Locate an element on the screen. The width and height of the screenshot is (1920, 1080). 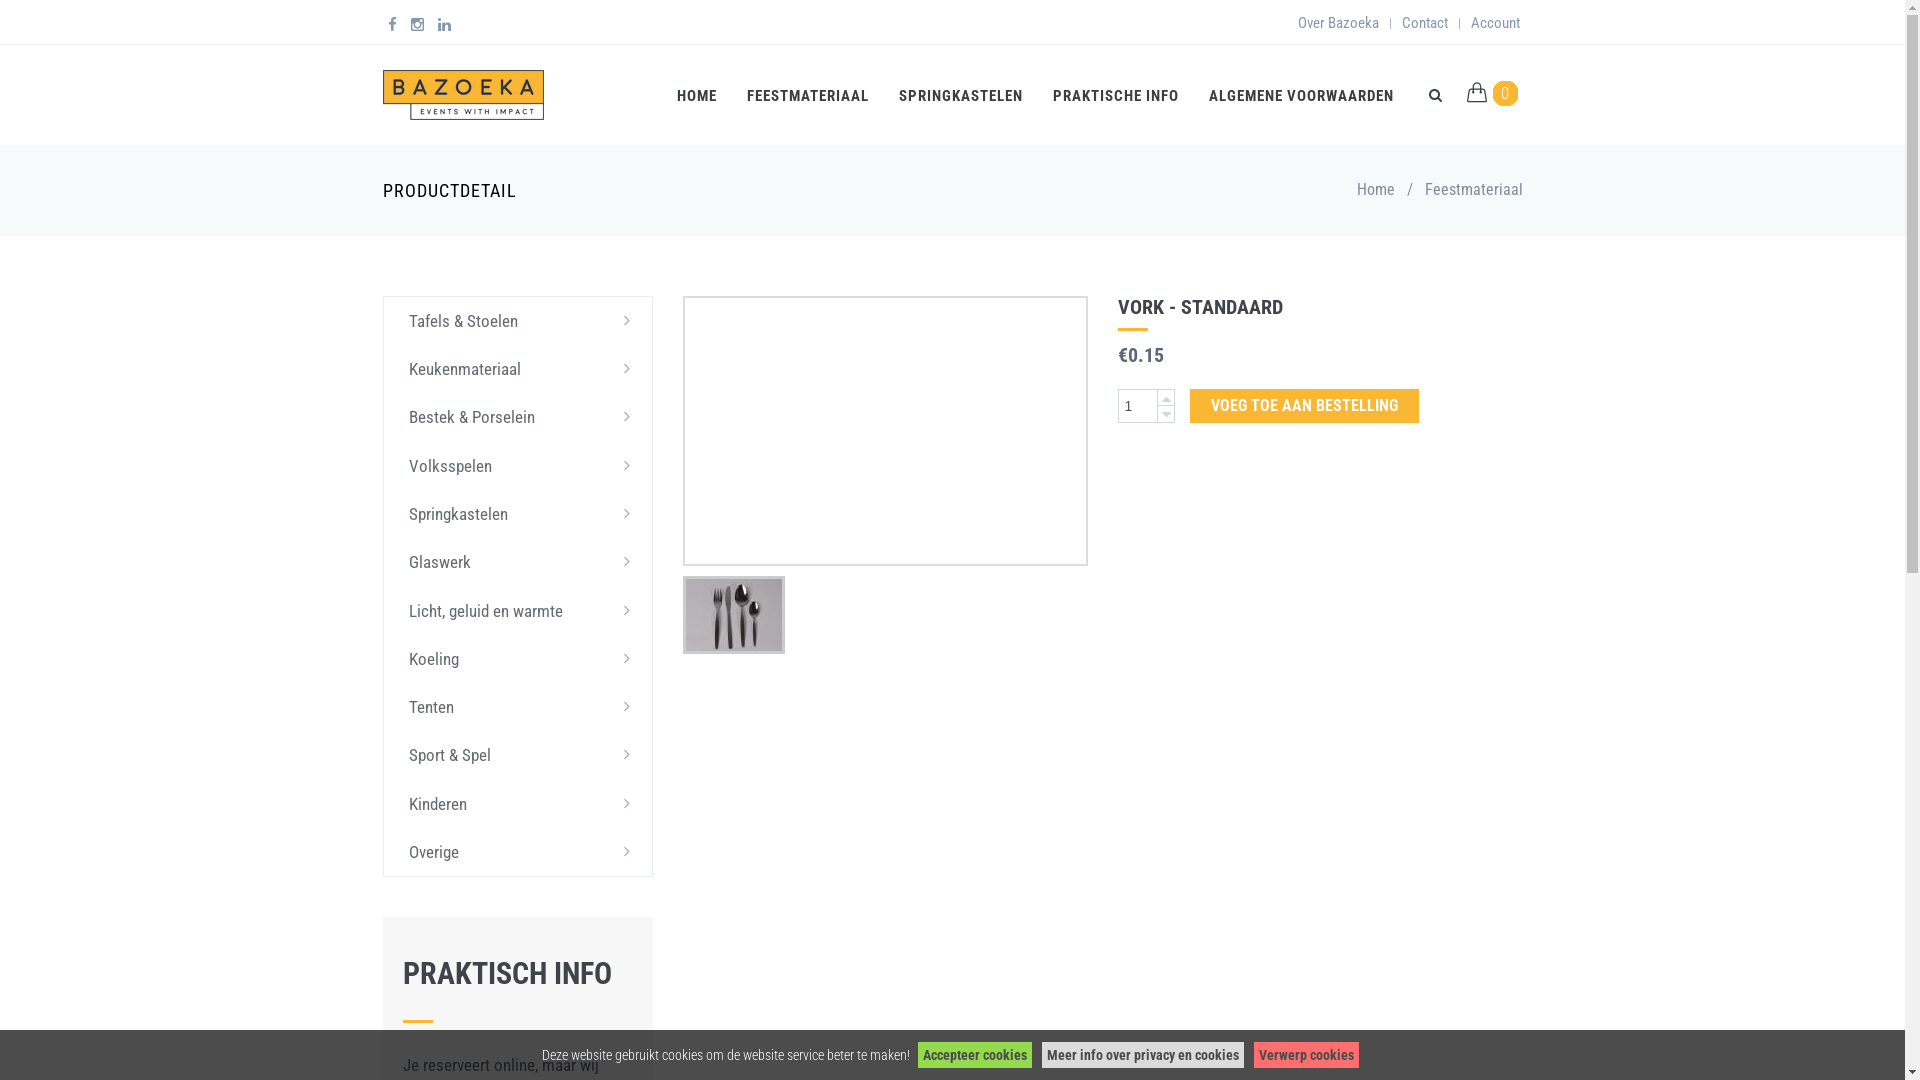
'Meer info over privacy en cookies' is located at coordinates (1142, 1054).